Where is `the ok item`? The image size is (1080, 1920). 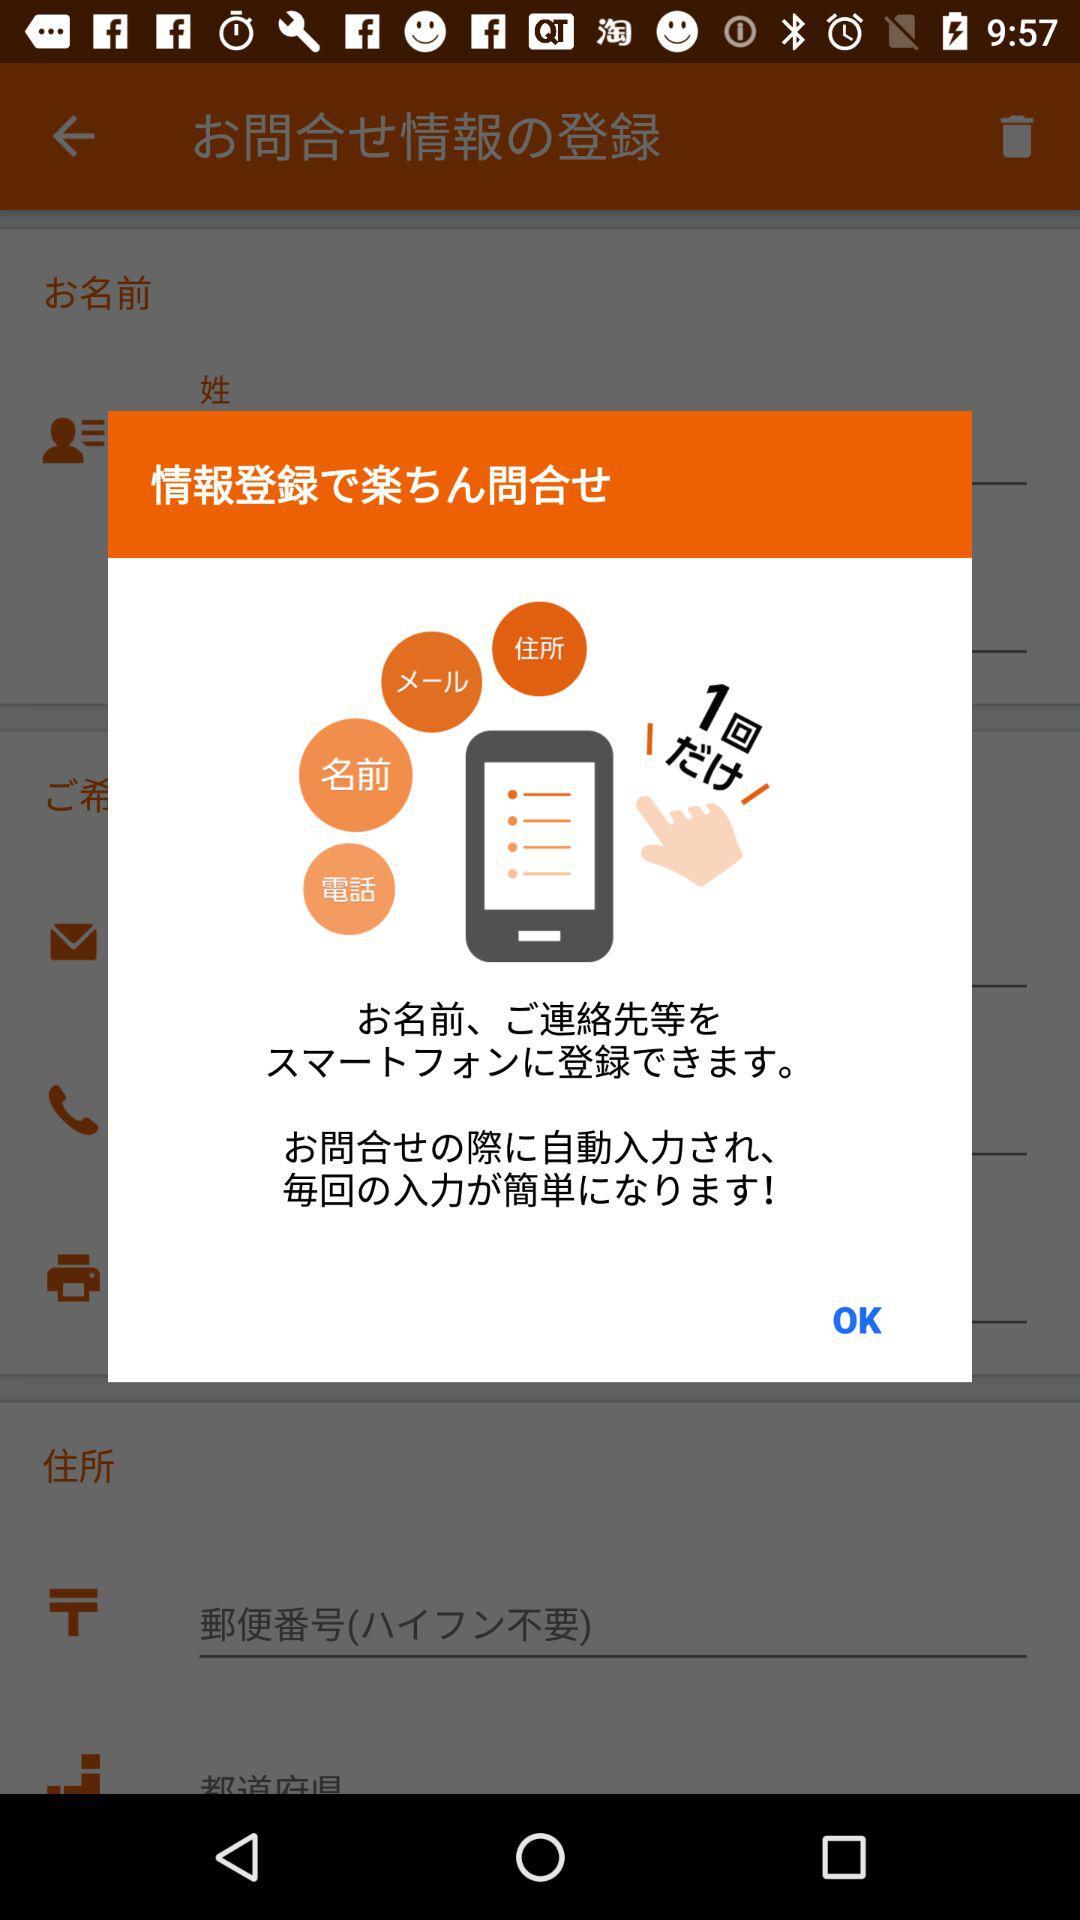
the ok item is located at coordinates (855, 1319).